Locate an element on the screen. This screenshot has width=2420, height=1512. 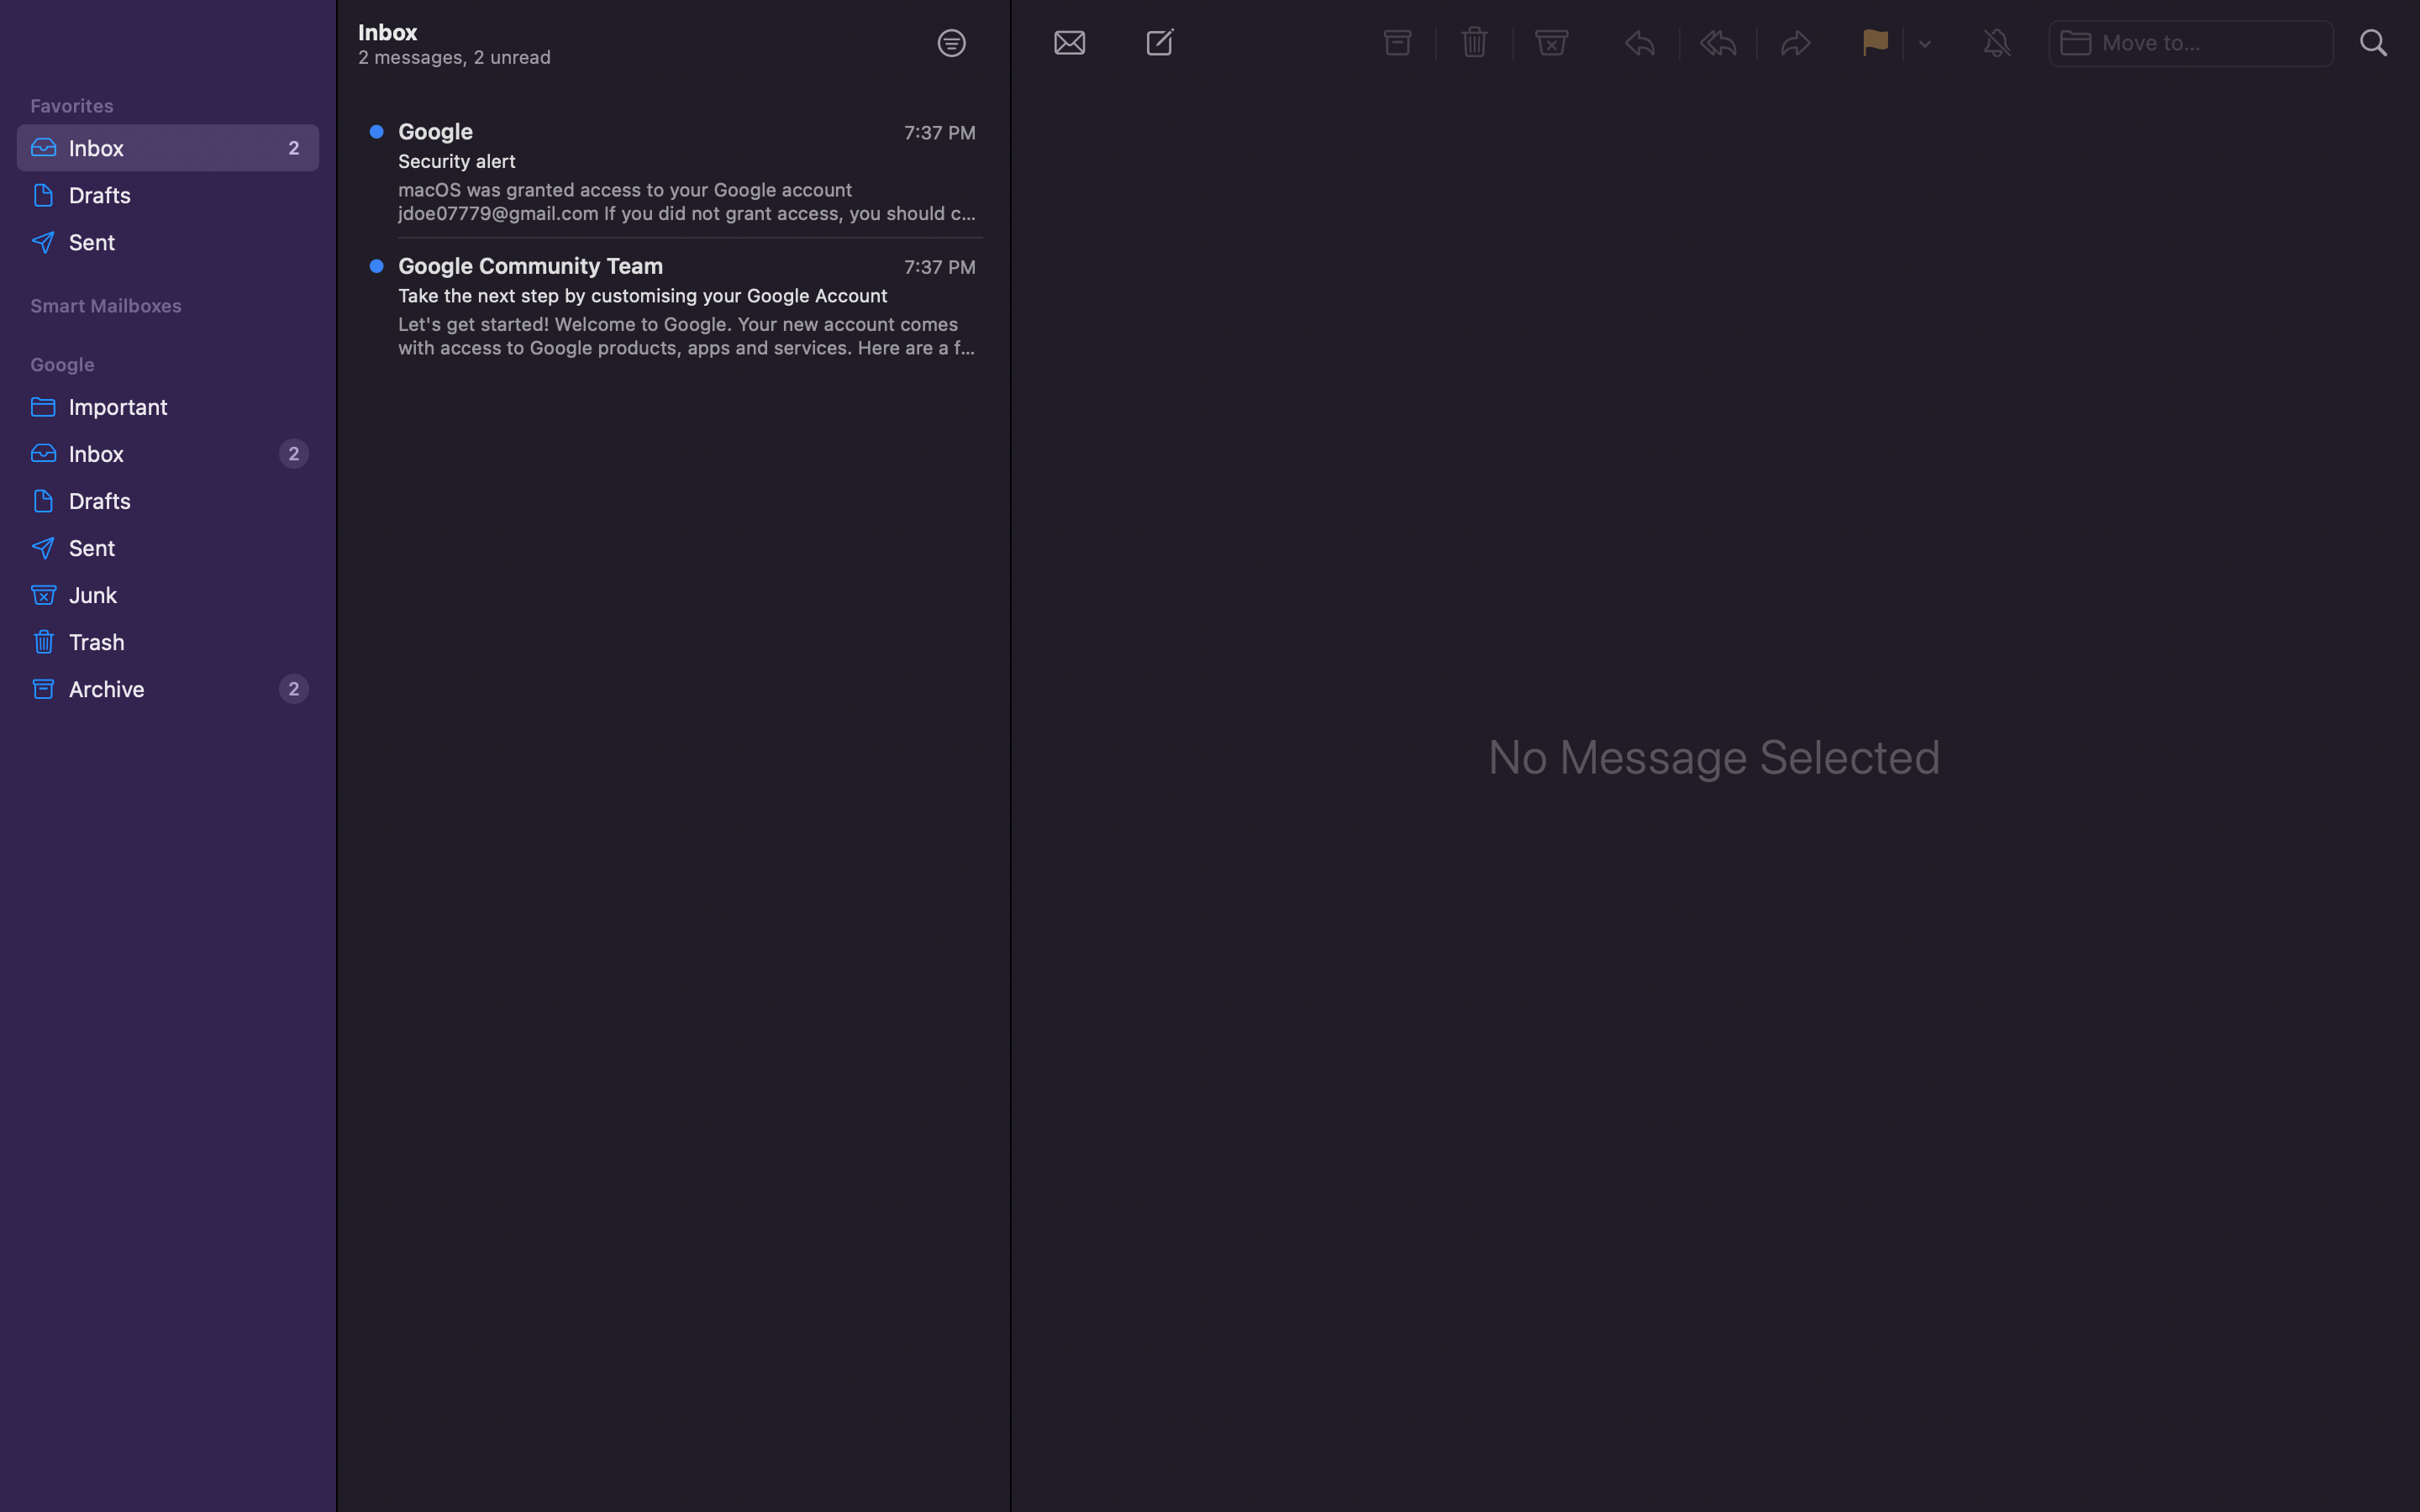
Respond to all recipients of the second email from Google team is located at coordinates (676, 309).